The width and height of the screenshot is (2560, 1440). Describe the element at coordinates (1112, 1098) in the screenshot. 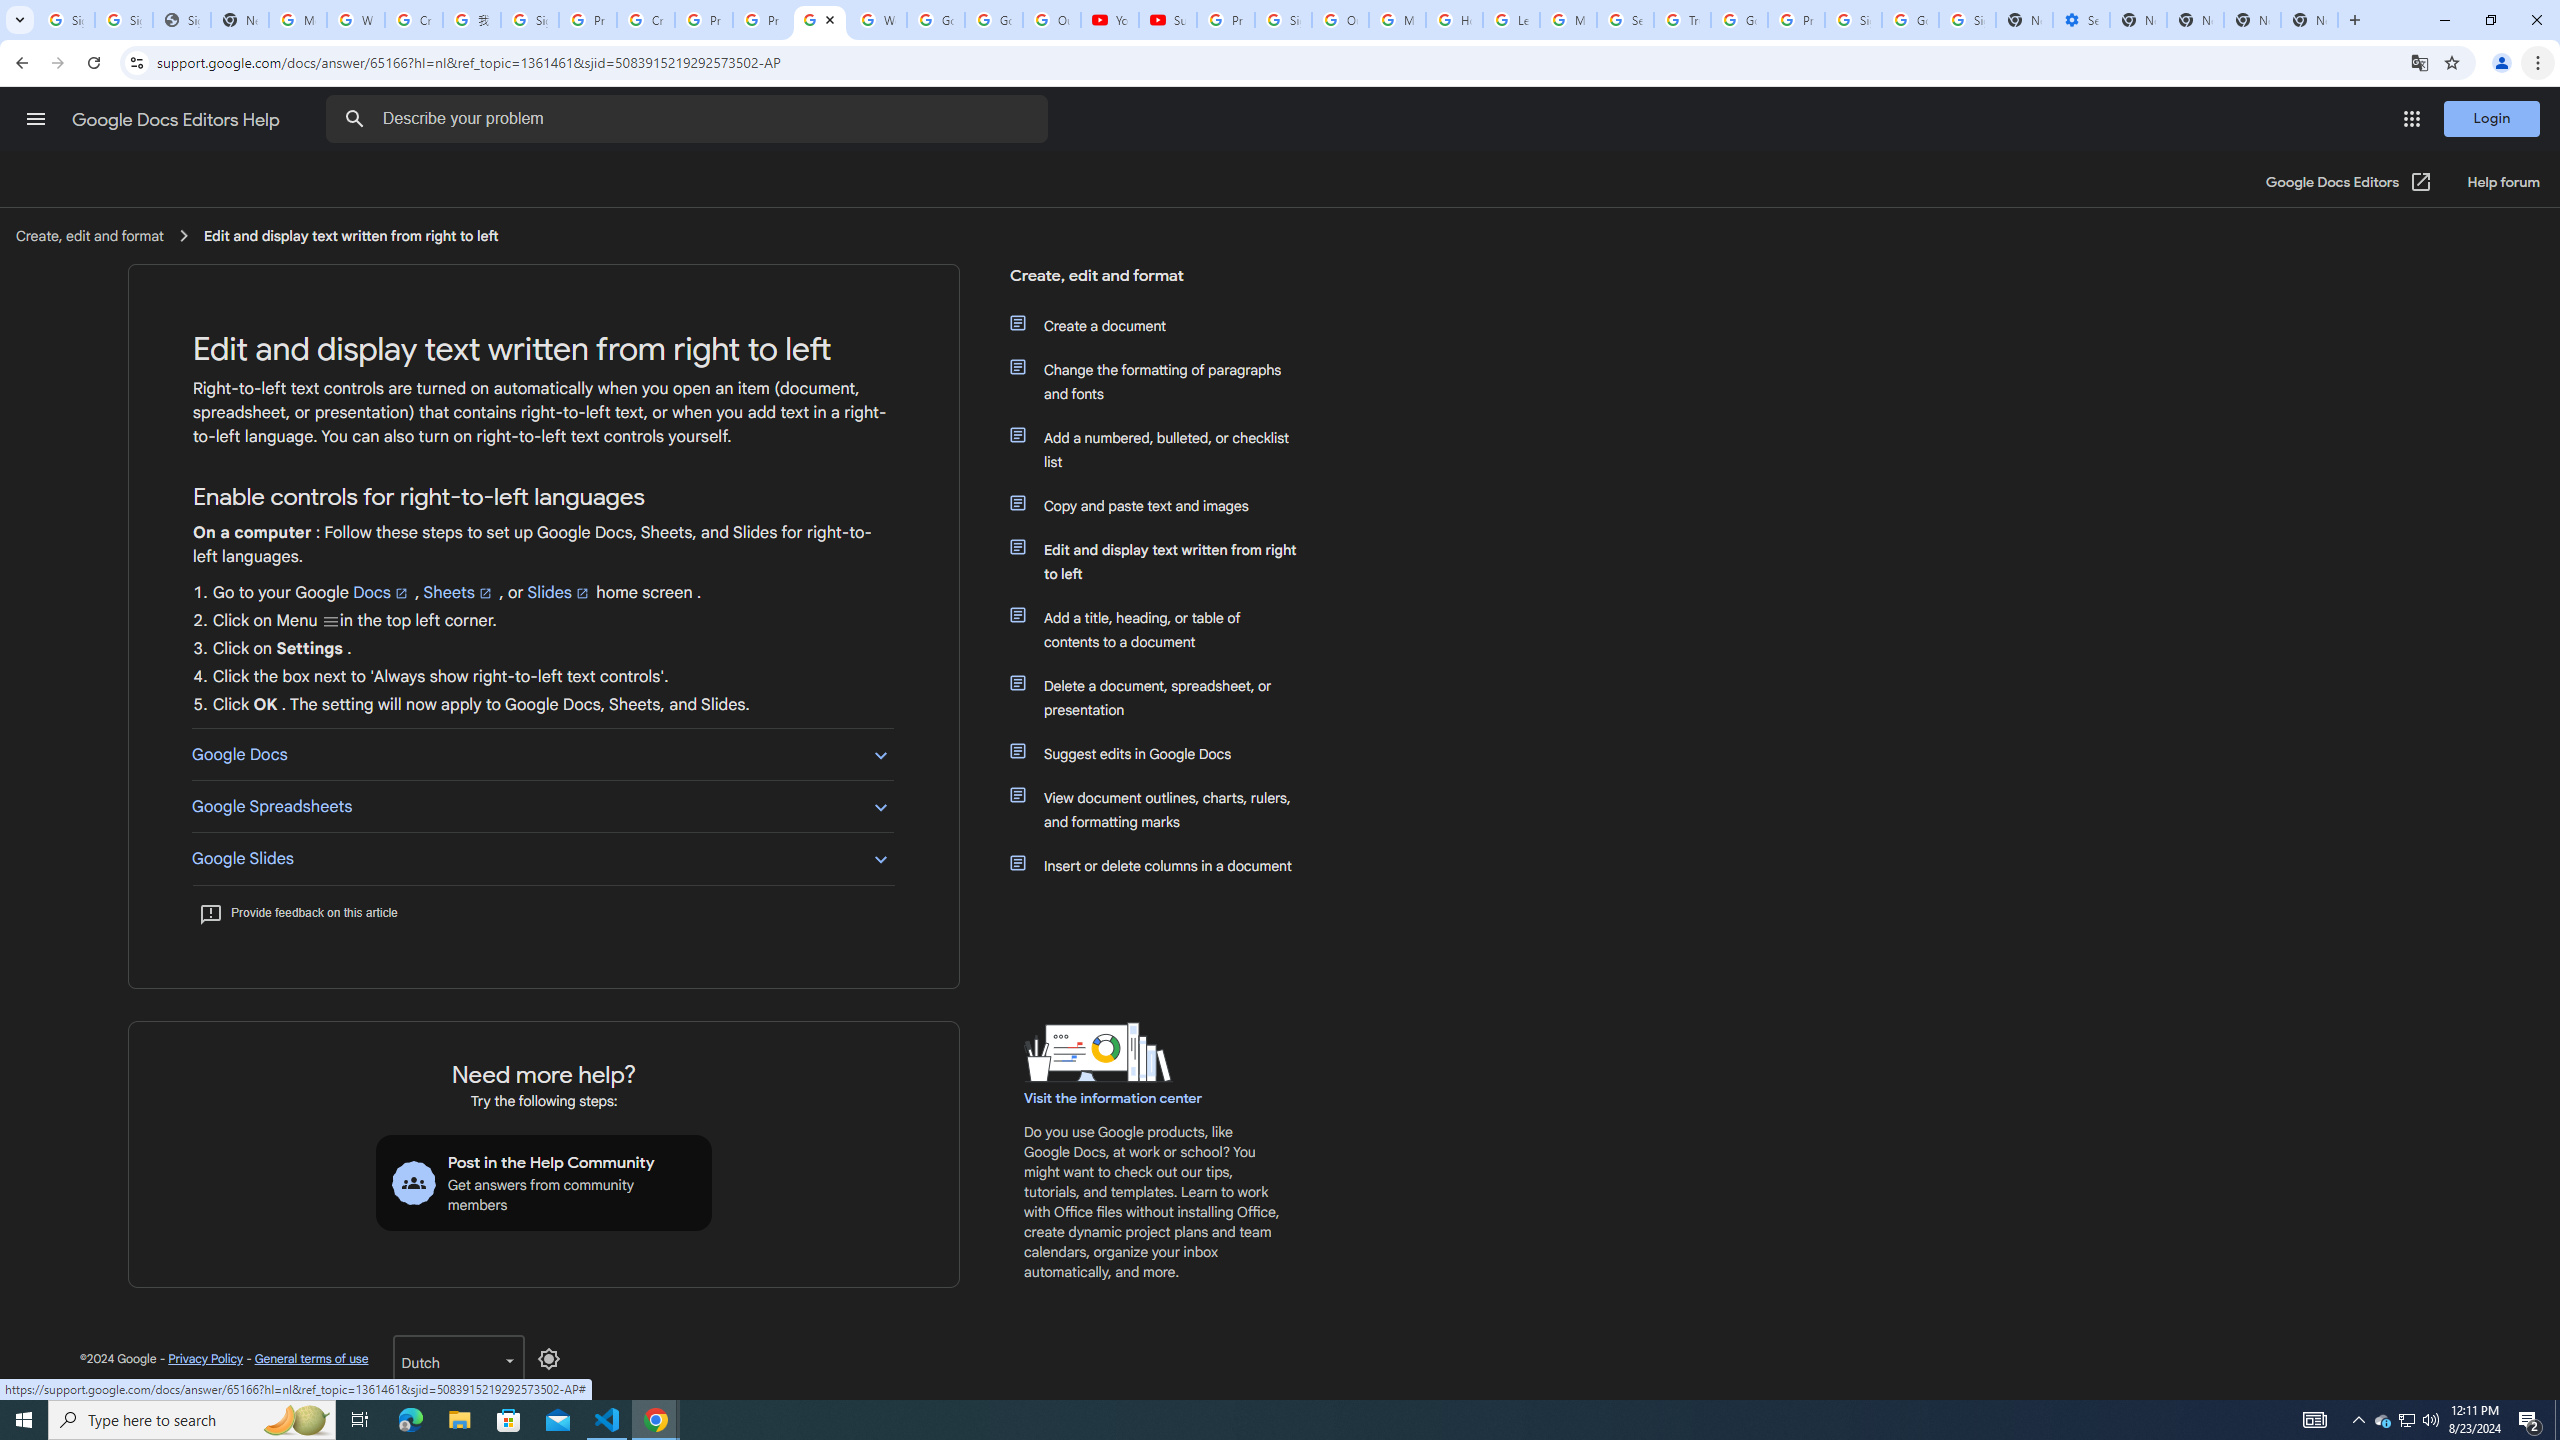

I see `'Visit the information center'` at that location.